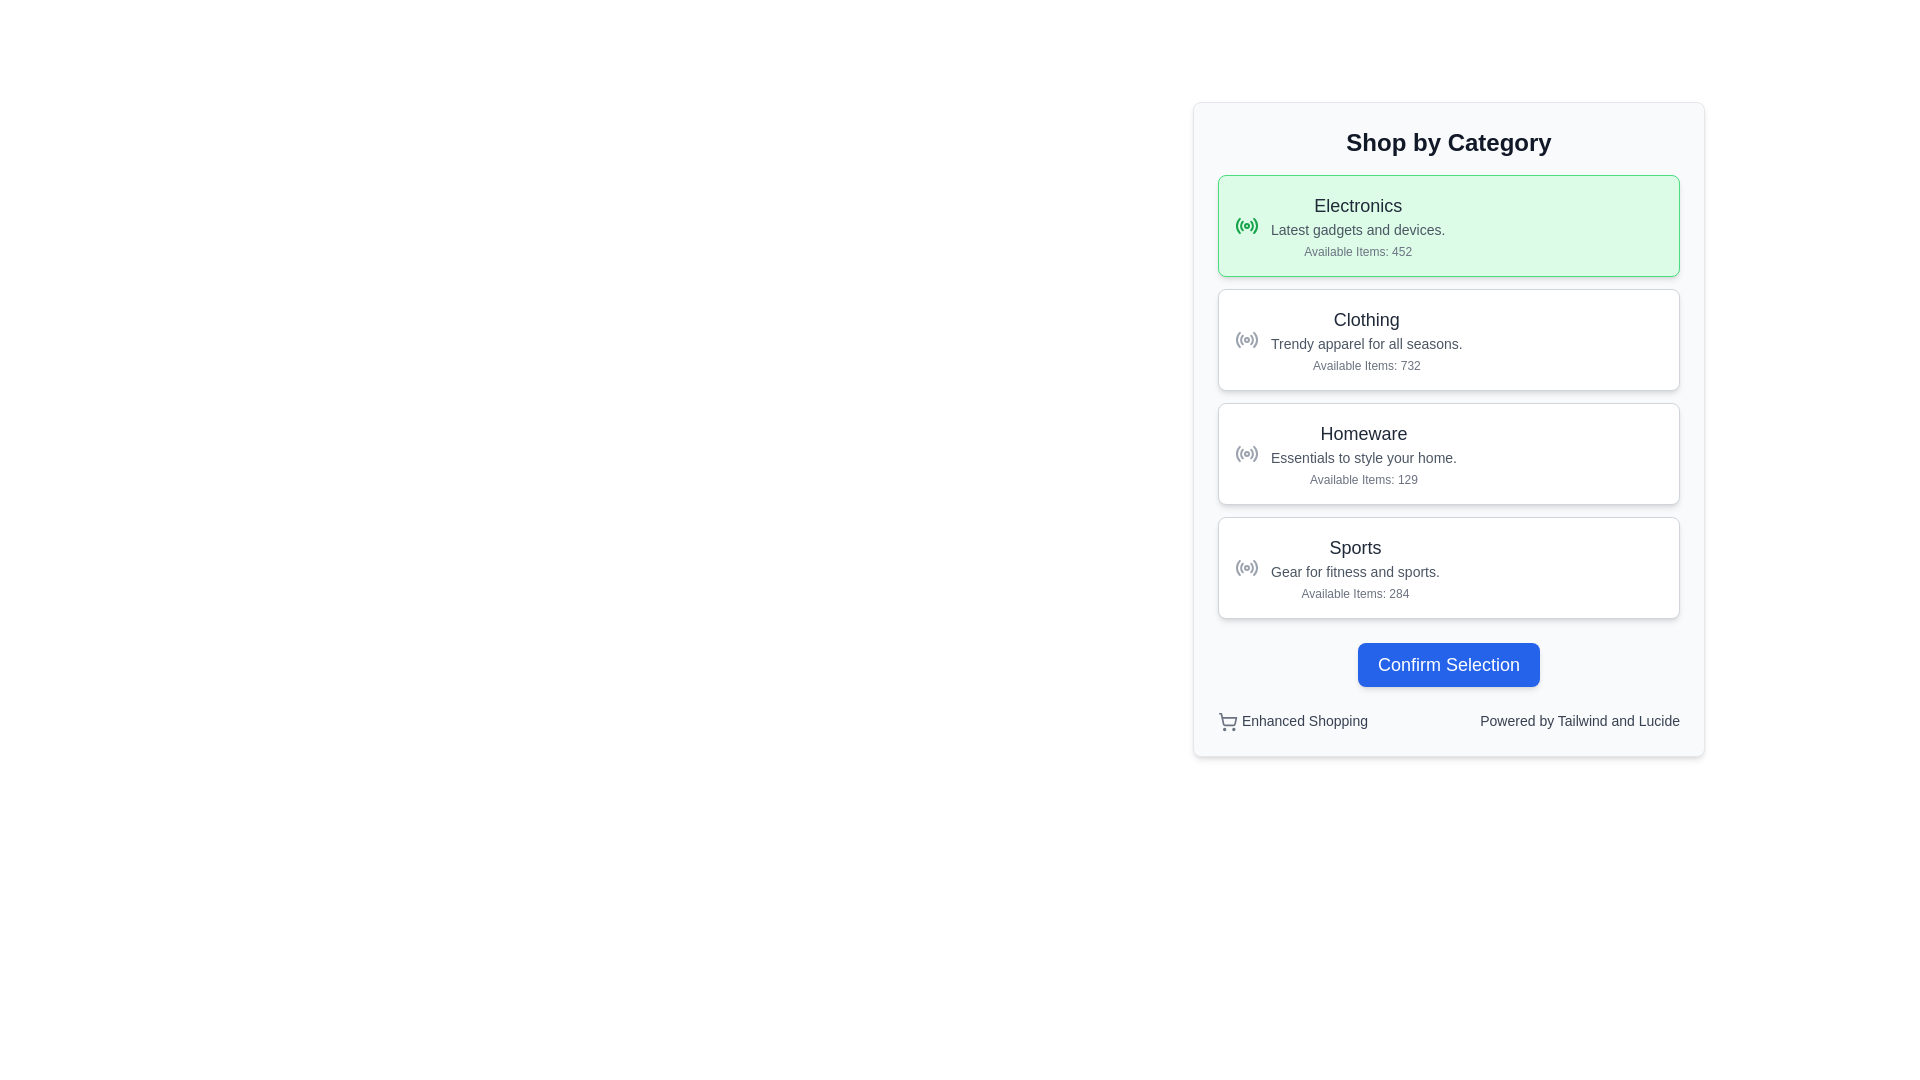 This screenshot has height=1080, width=1920. I want to click on the visual representation of the shopping cart body icon located at the bottom left corner of the UI card, so click(1227, 718).